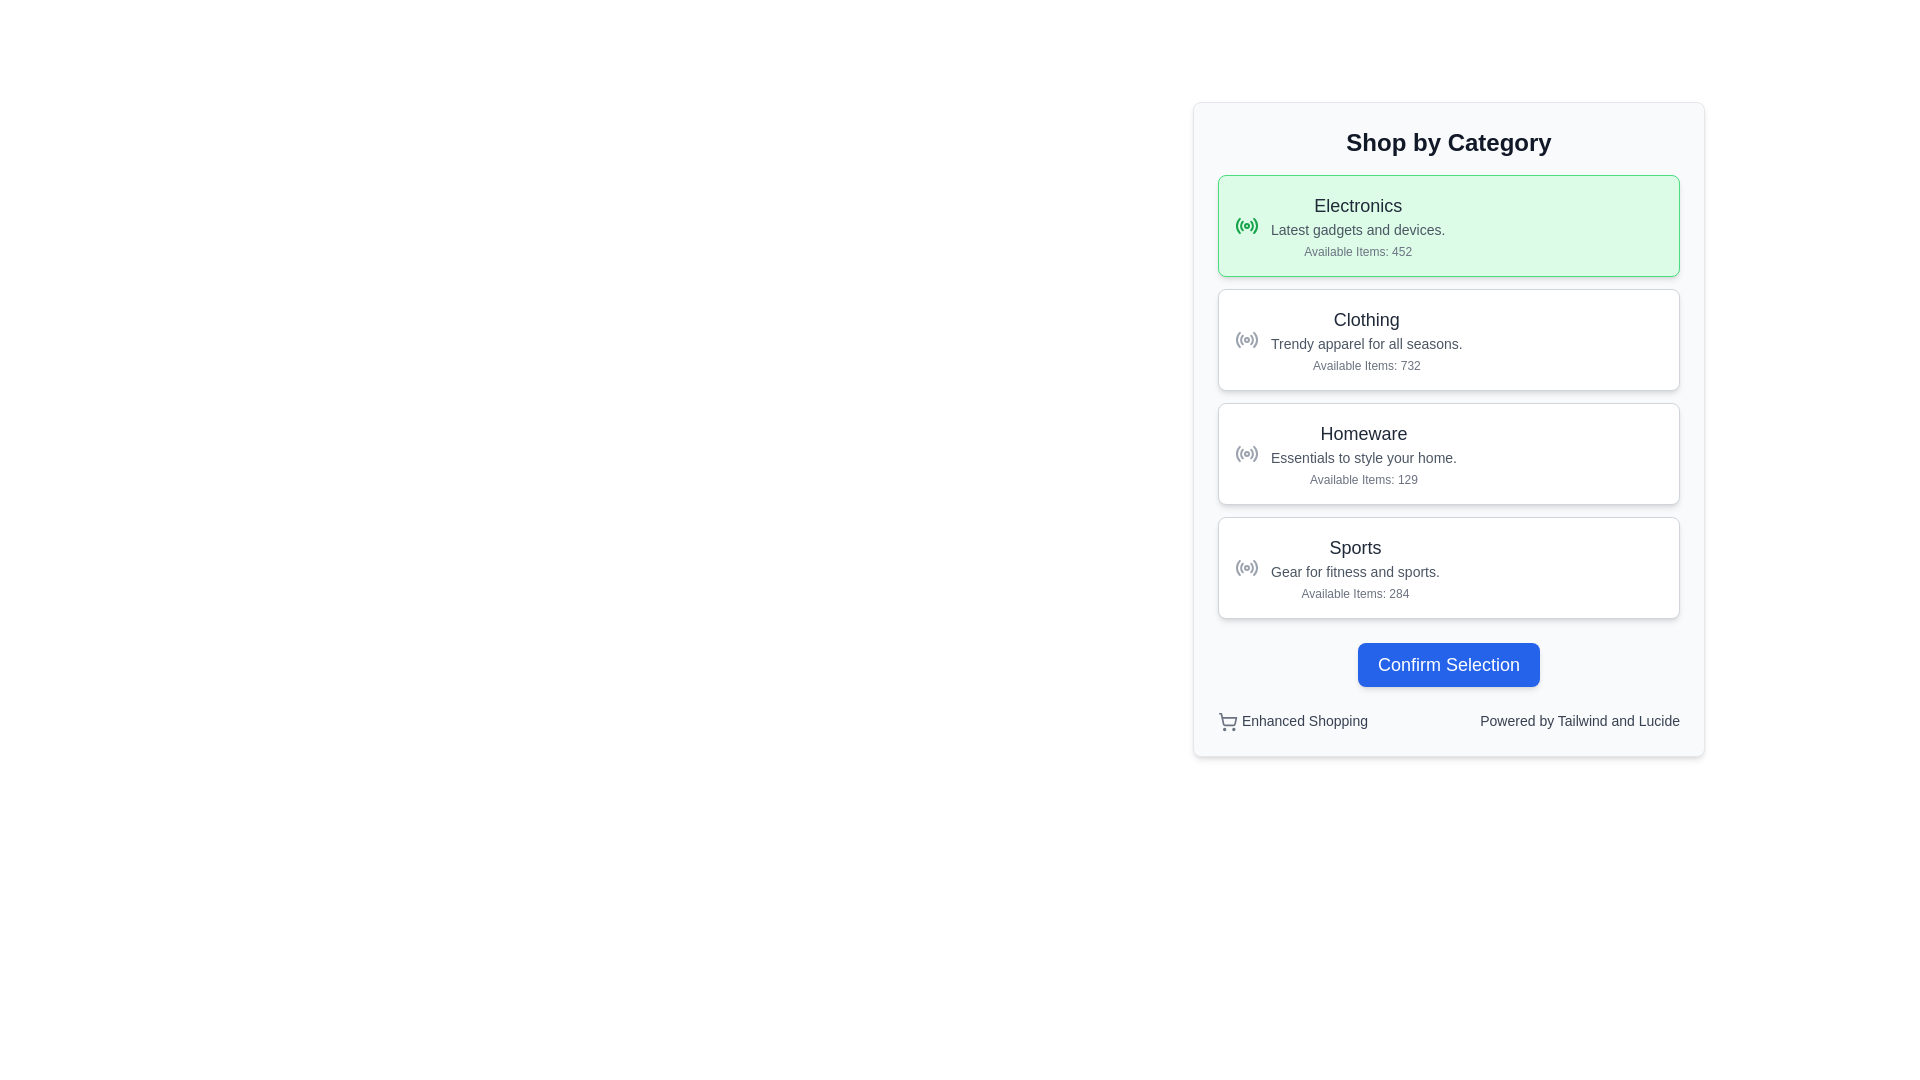 This screenshot has height=1080, width=1920. I want to click on the visual representation of the shopping cart body icon located at the bottom left corner of the UI card, so click(1227, 718).